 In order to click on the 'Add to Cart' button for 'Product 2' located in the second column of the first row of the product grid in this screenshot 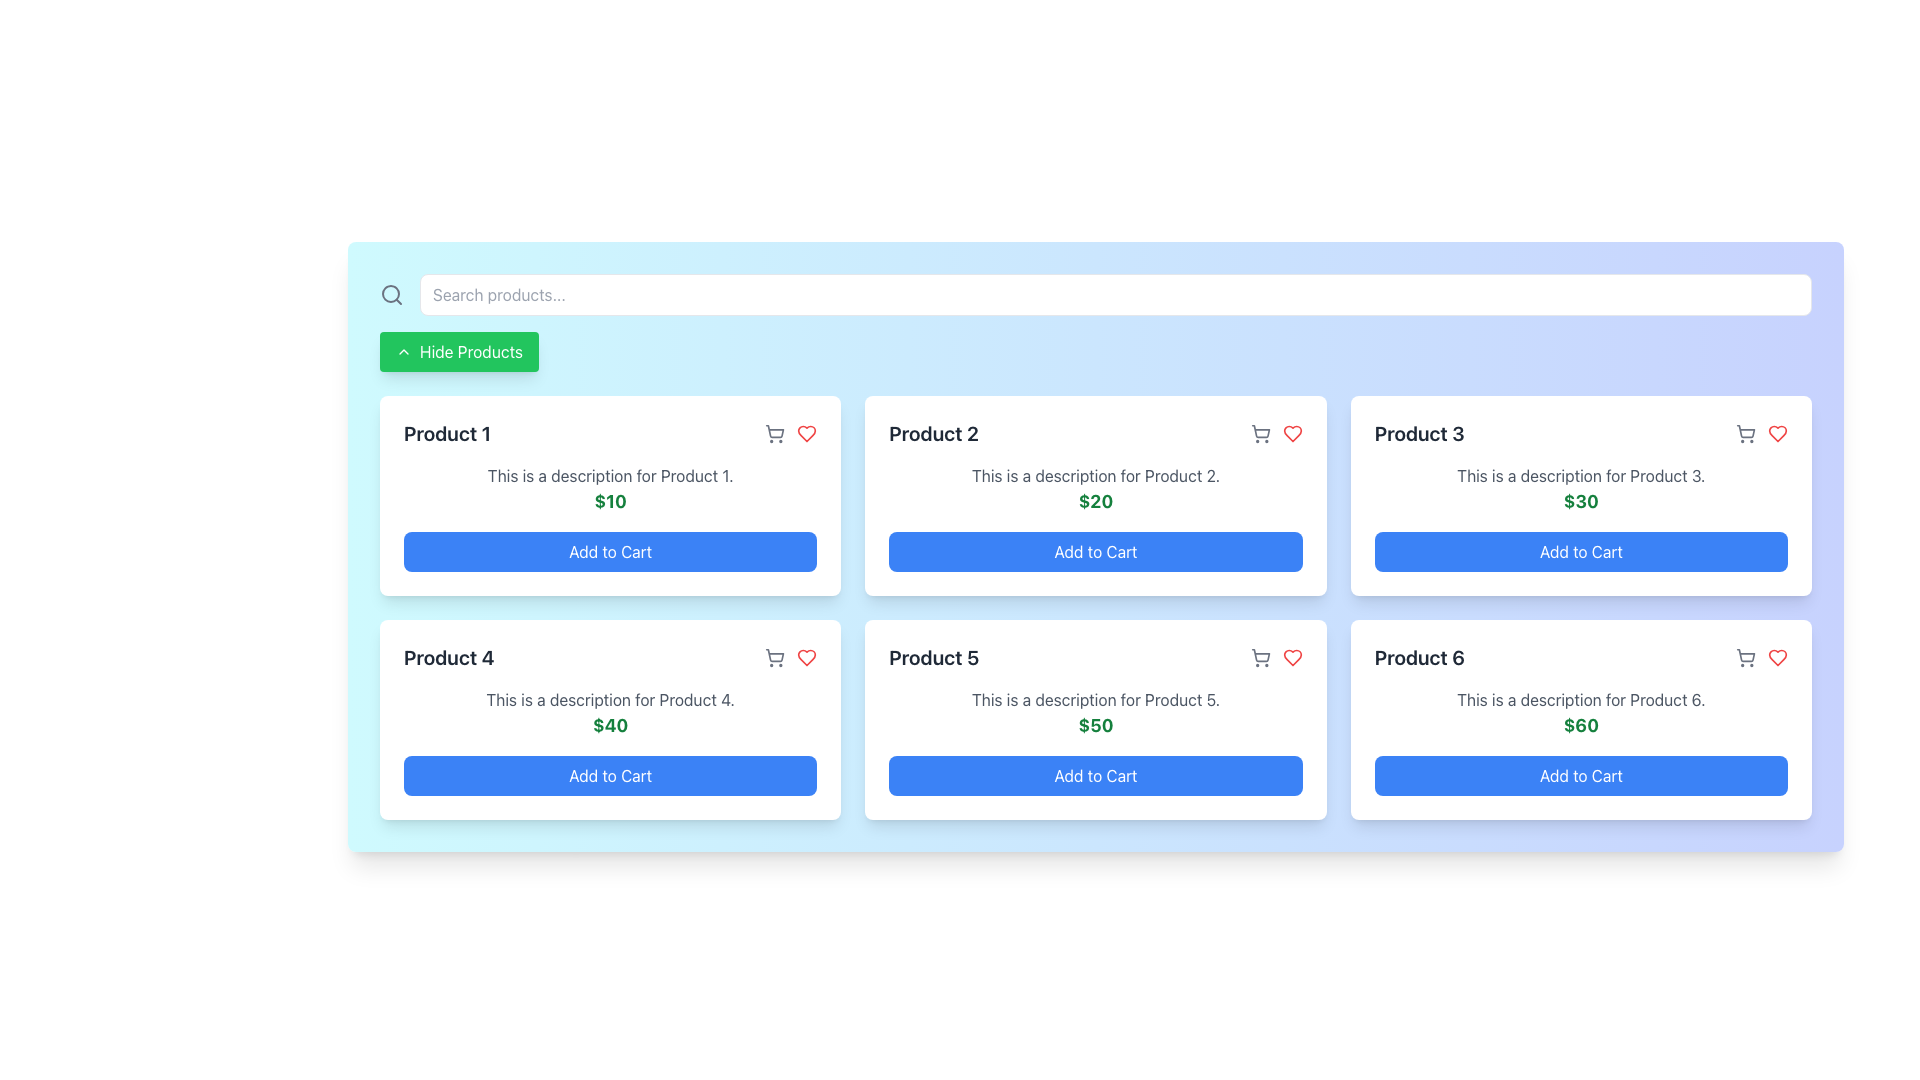, I will do `click(1094, 551)`.